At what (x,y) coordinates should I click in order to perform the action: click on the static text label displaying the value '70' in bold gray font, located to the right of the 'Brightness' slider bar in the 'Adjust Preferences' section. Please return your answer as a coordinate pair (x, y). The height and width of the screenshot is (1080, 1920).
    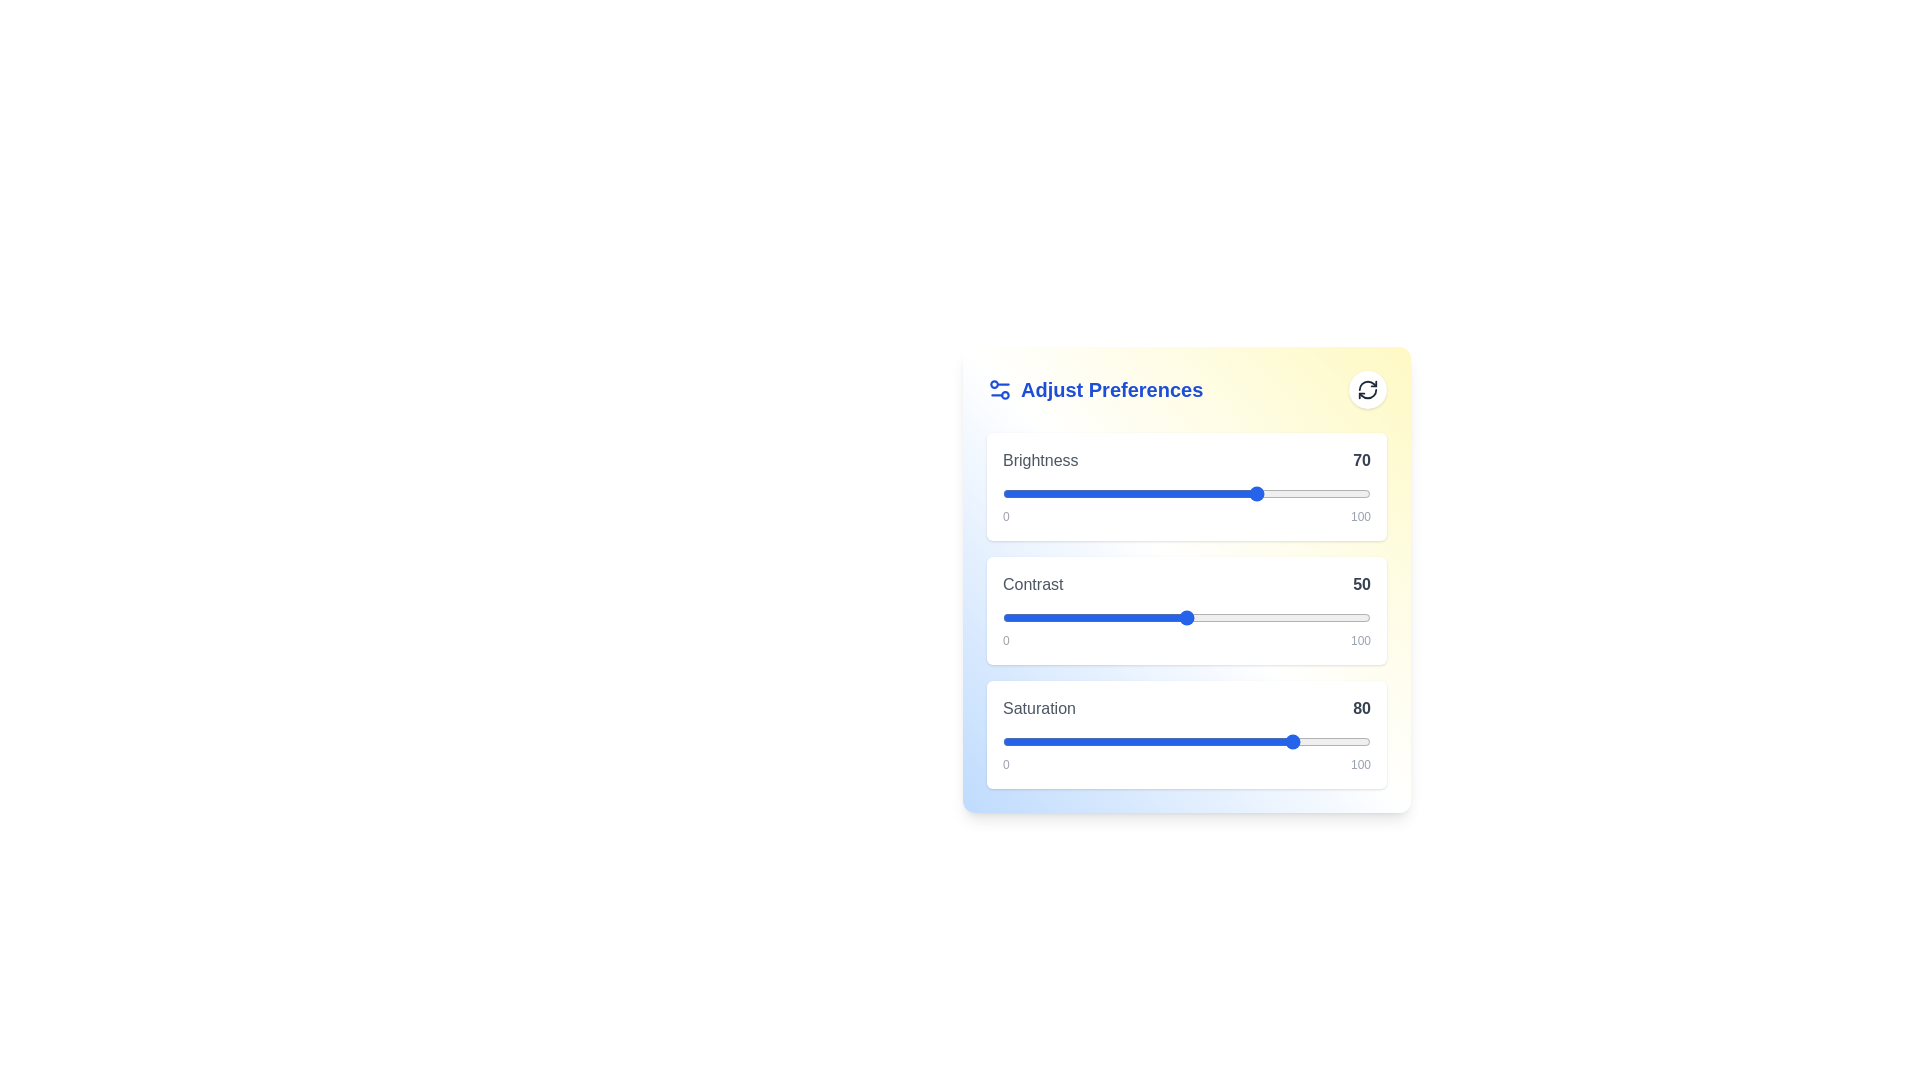
    Looking at the image, I should click on (1361, 461).